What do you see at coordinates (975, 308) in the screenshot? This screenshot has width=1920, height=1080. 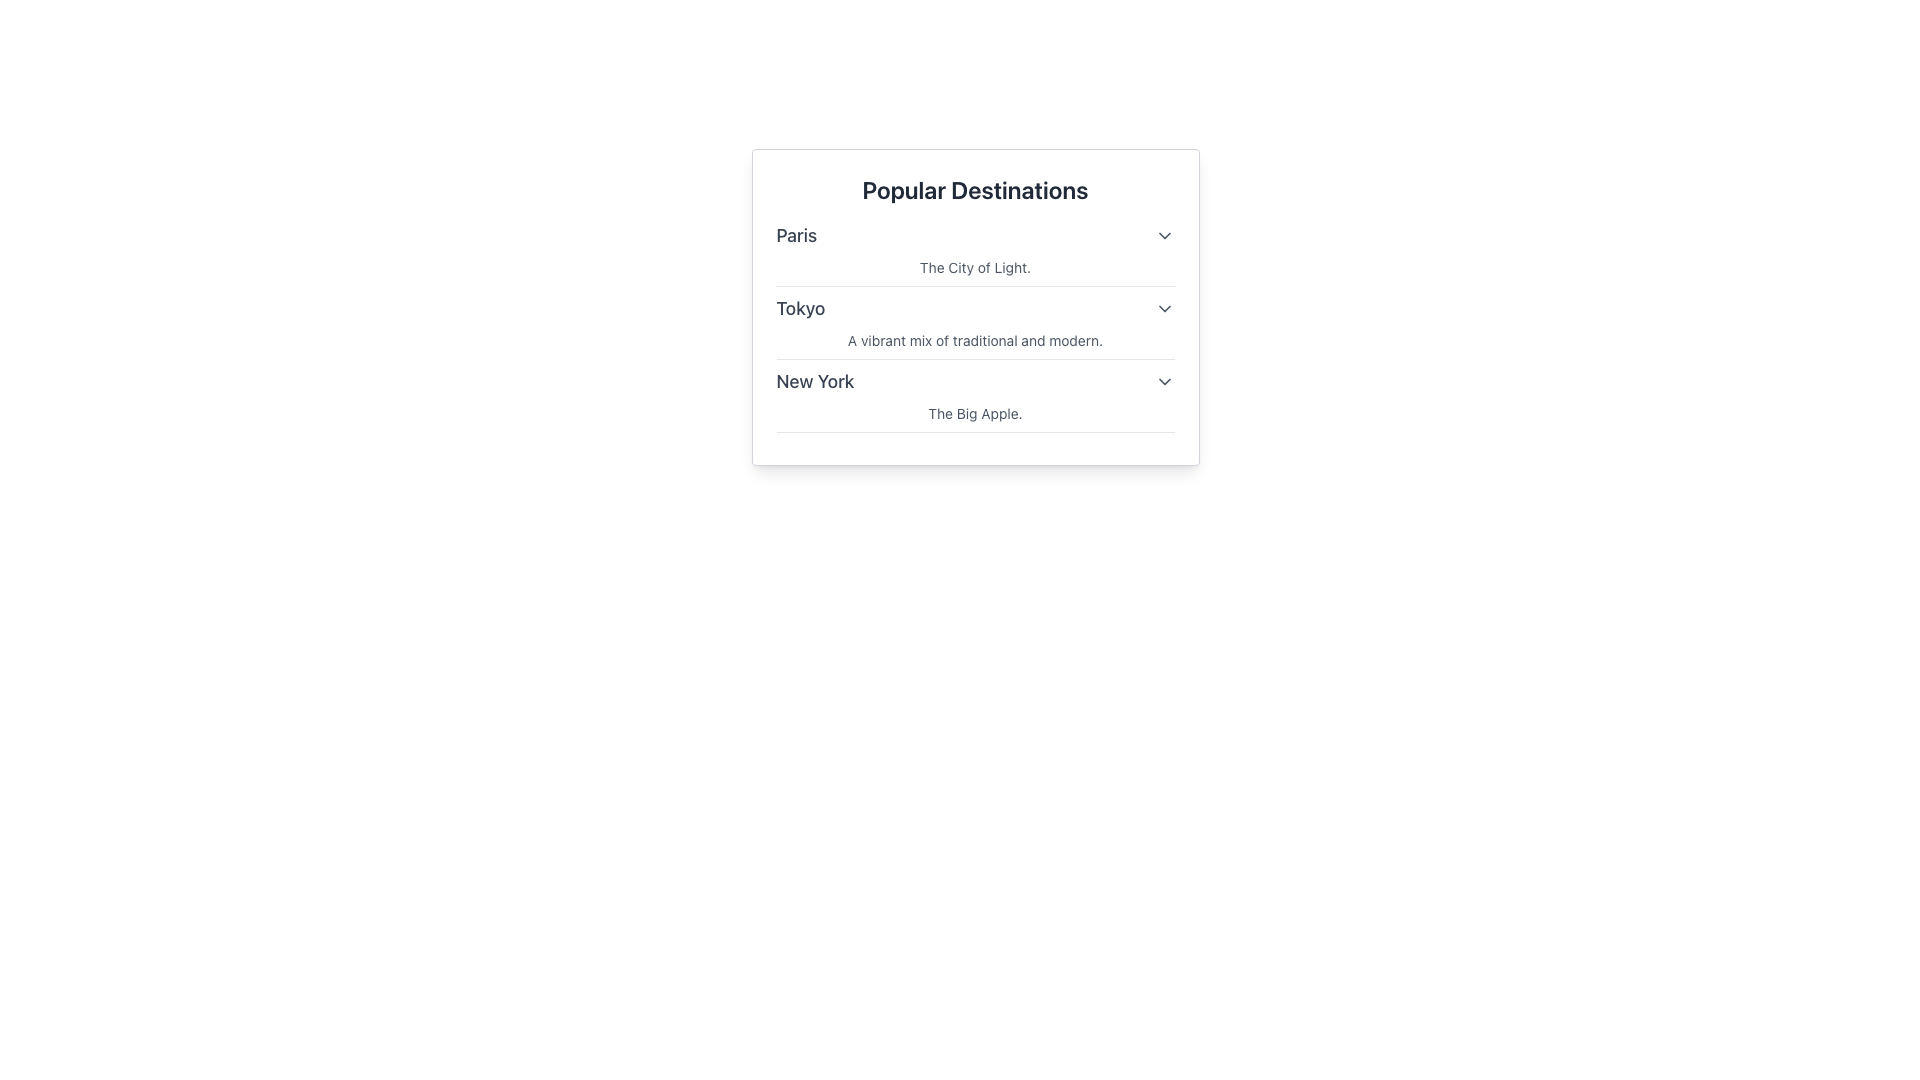 I see `the Dropdown trigger labeled 'Tokyo'` at bounding box center [975, 308].